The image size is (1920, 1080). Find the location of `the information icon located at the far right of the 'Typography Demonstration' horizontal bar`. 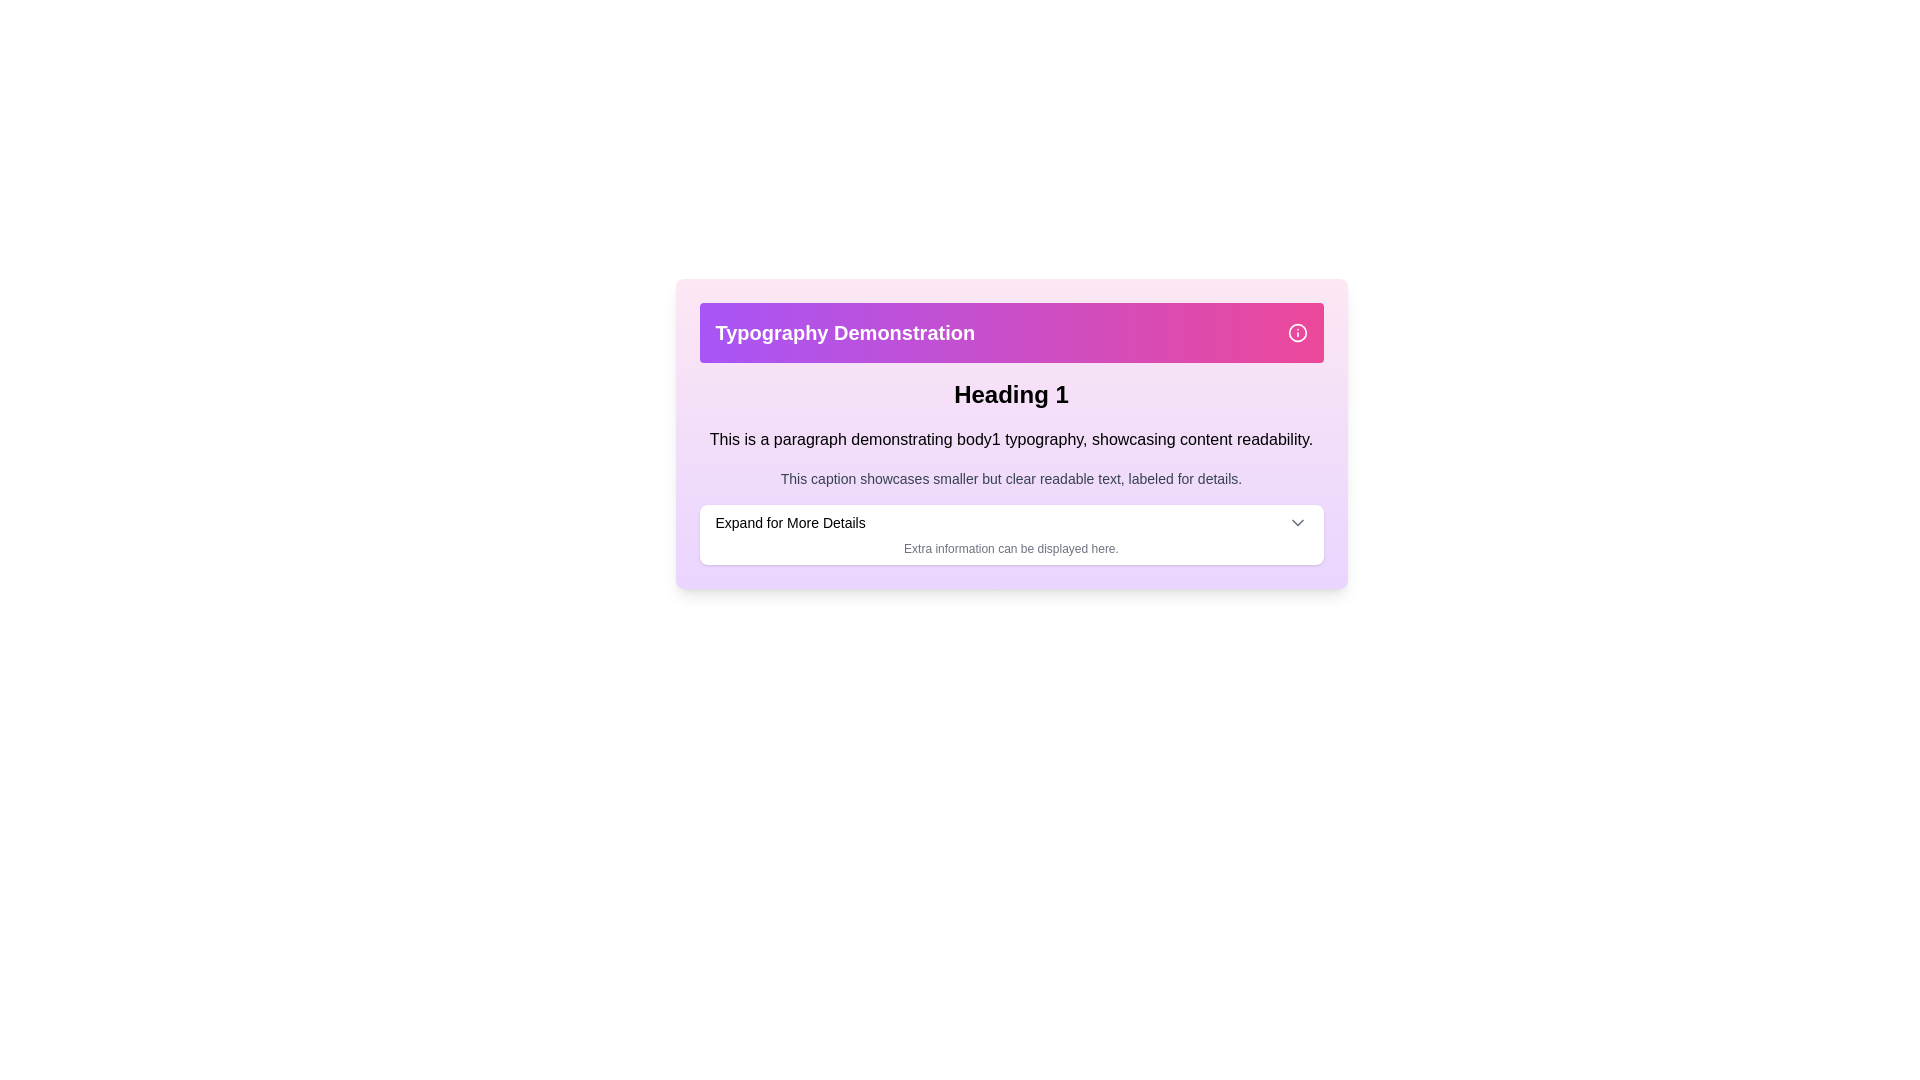

the information icon located at the far right of the 'Typography Demonstration' horizontal bar is located at coordinates (1297, 331).